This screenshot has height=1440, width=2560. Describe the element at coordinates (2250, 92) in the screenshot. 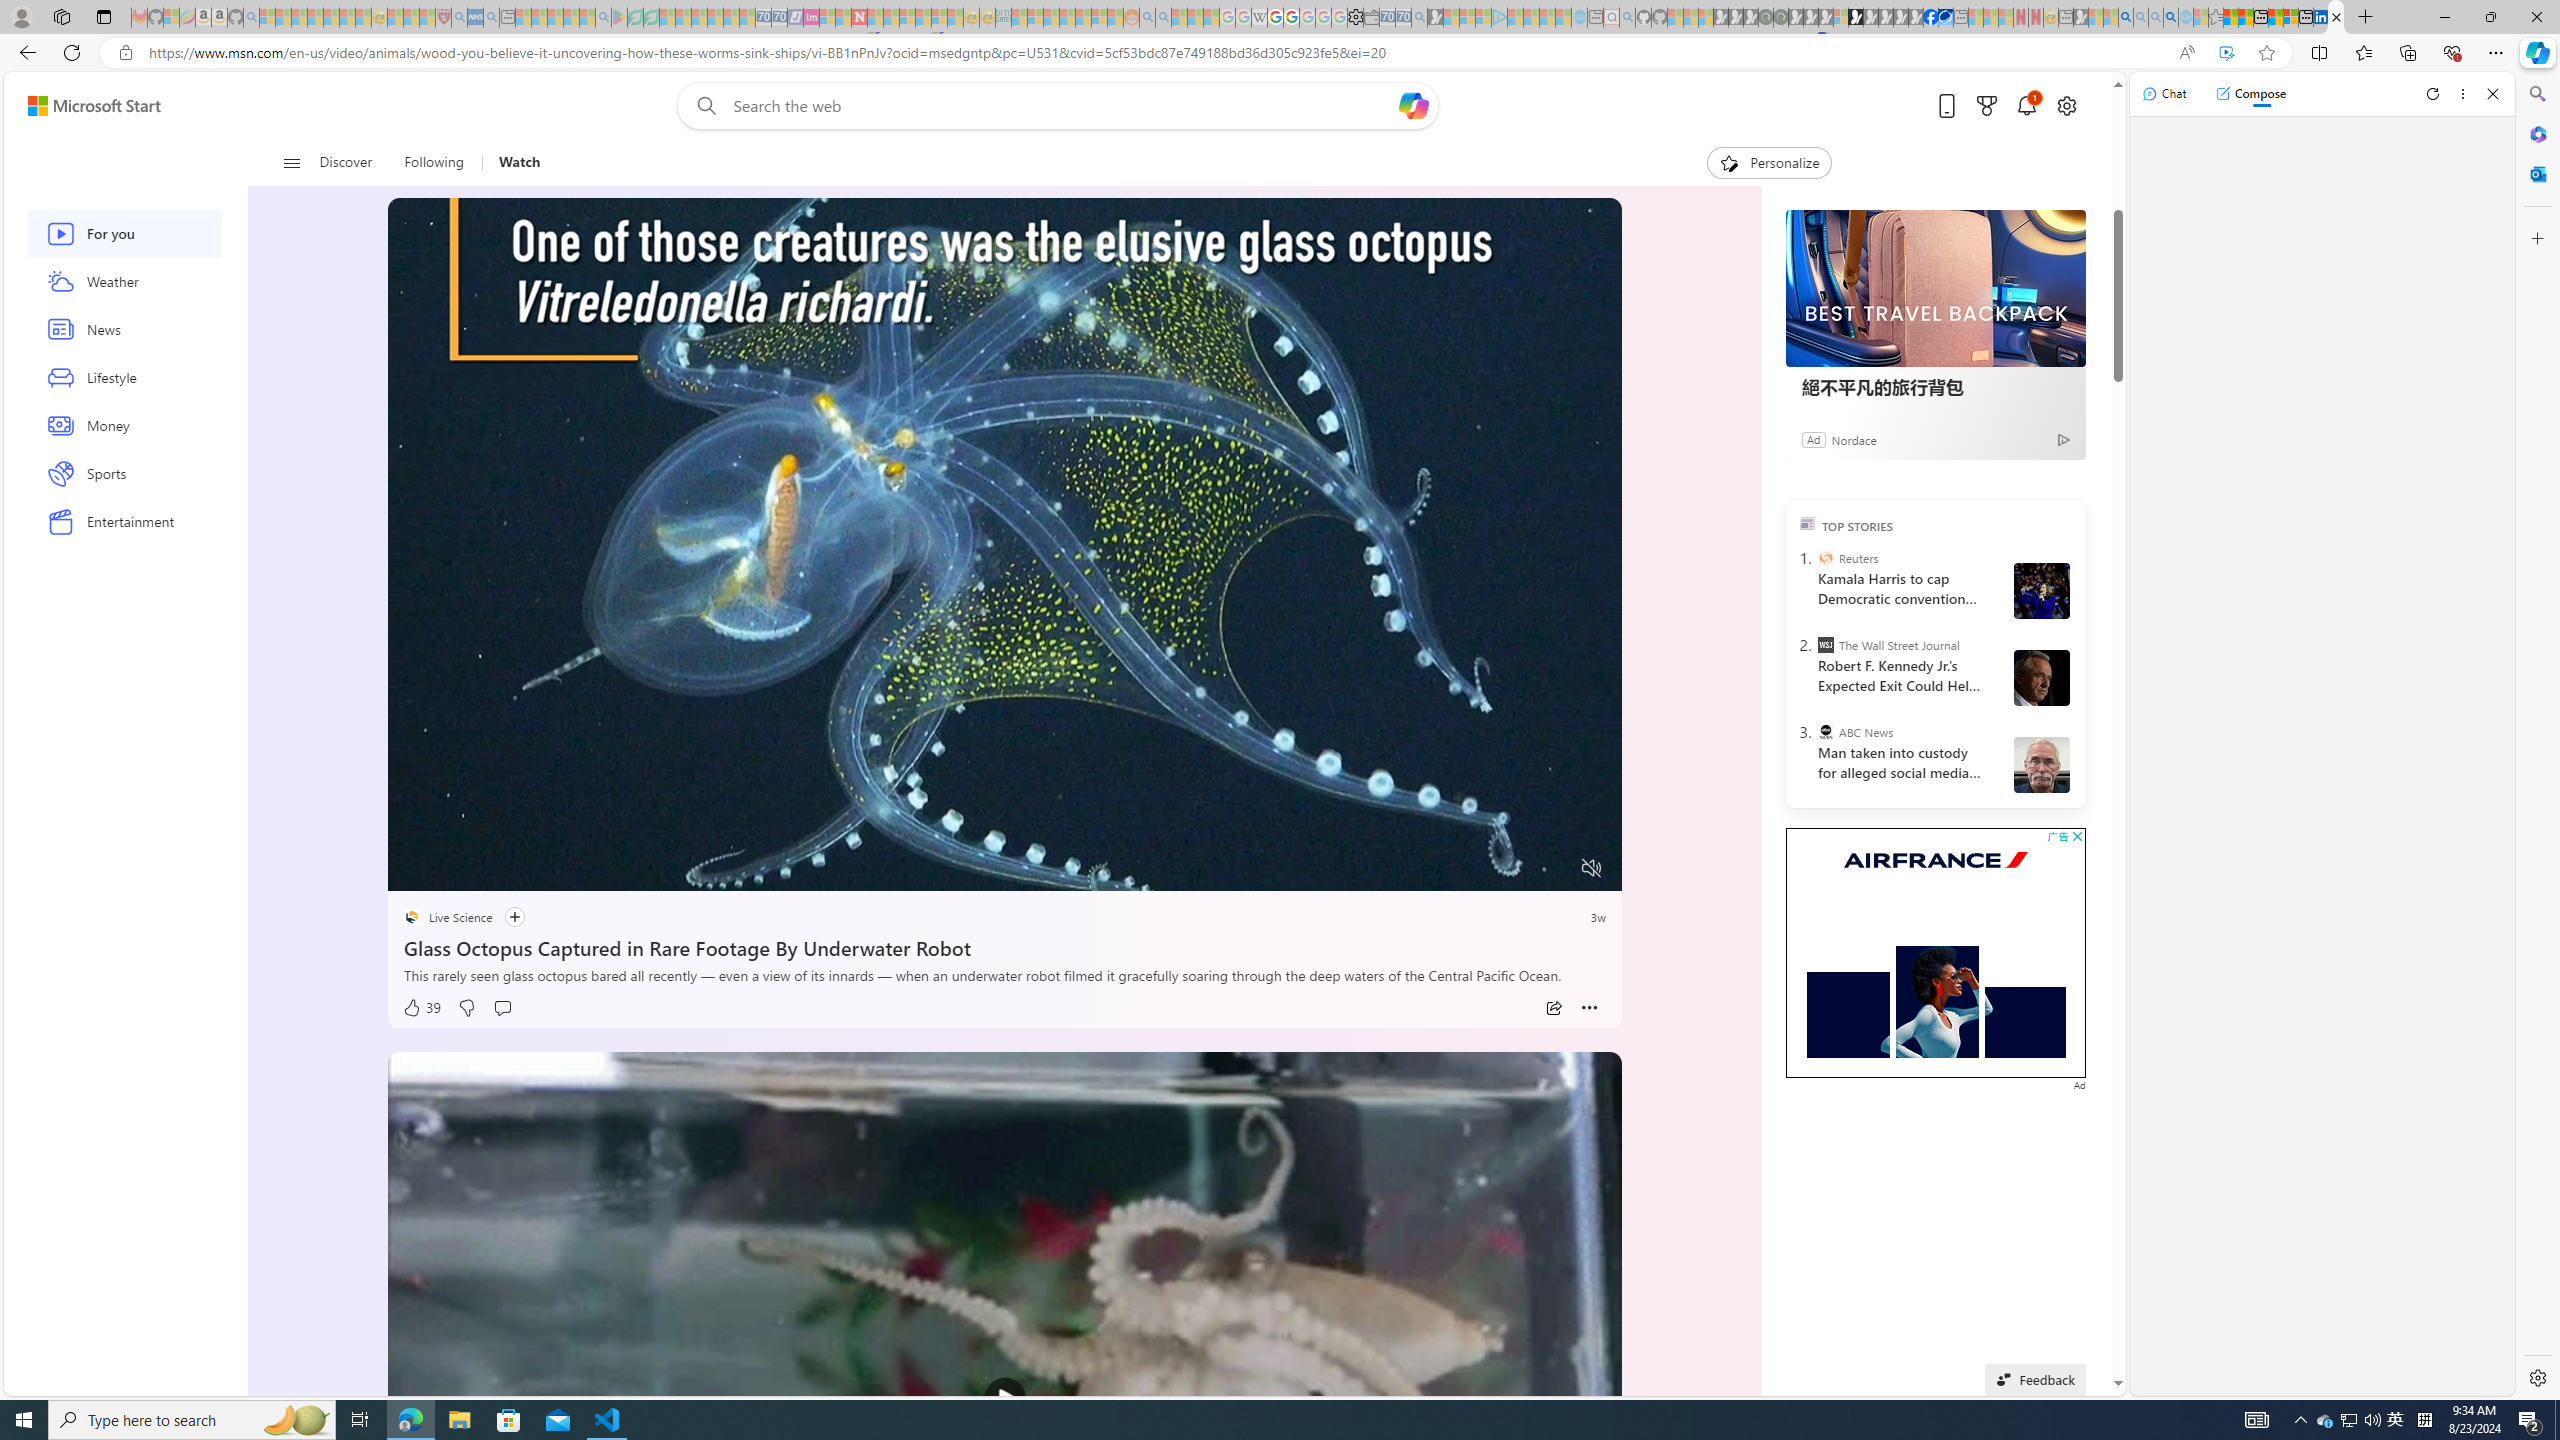

I see `'Compose'` at that location.